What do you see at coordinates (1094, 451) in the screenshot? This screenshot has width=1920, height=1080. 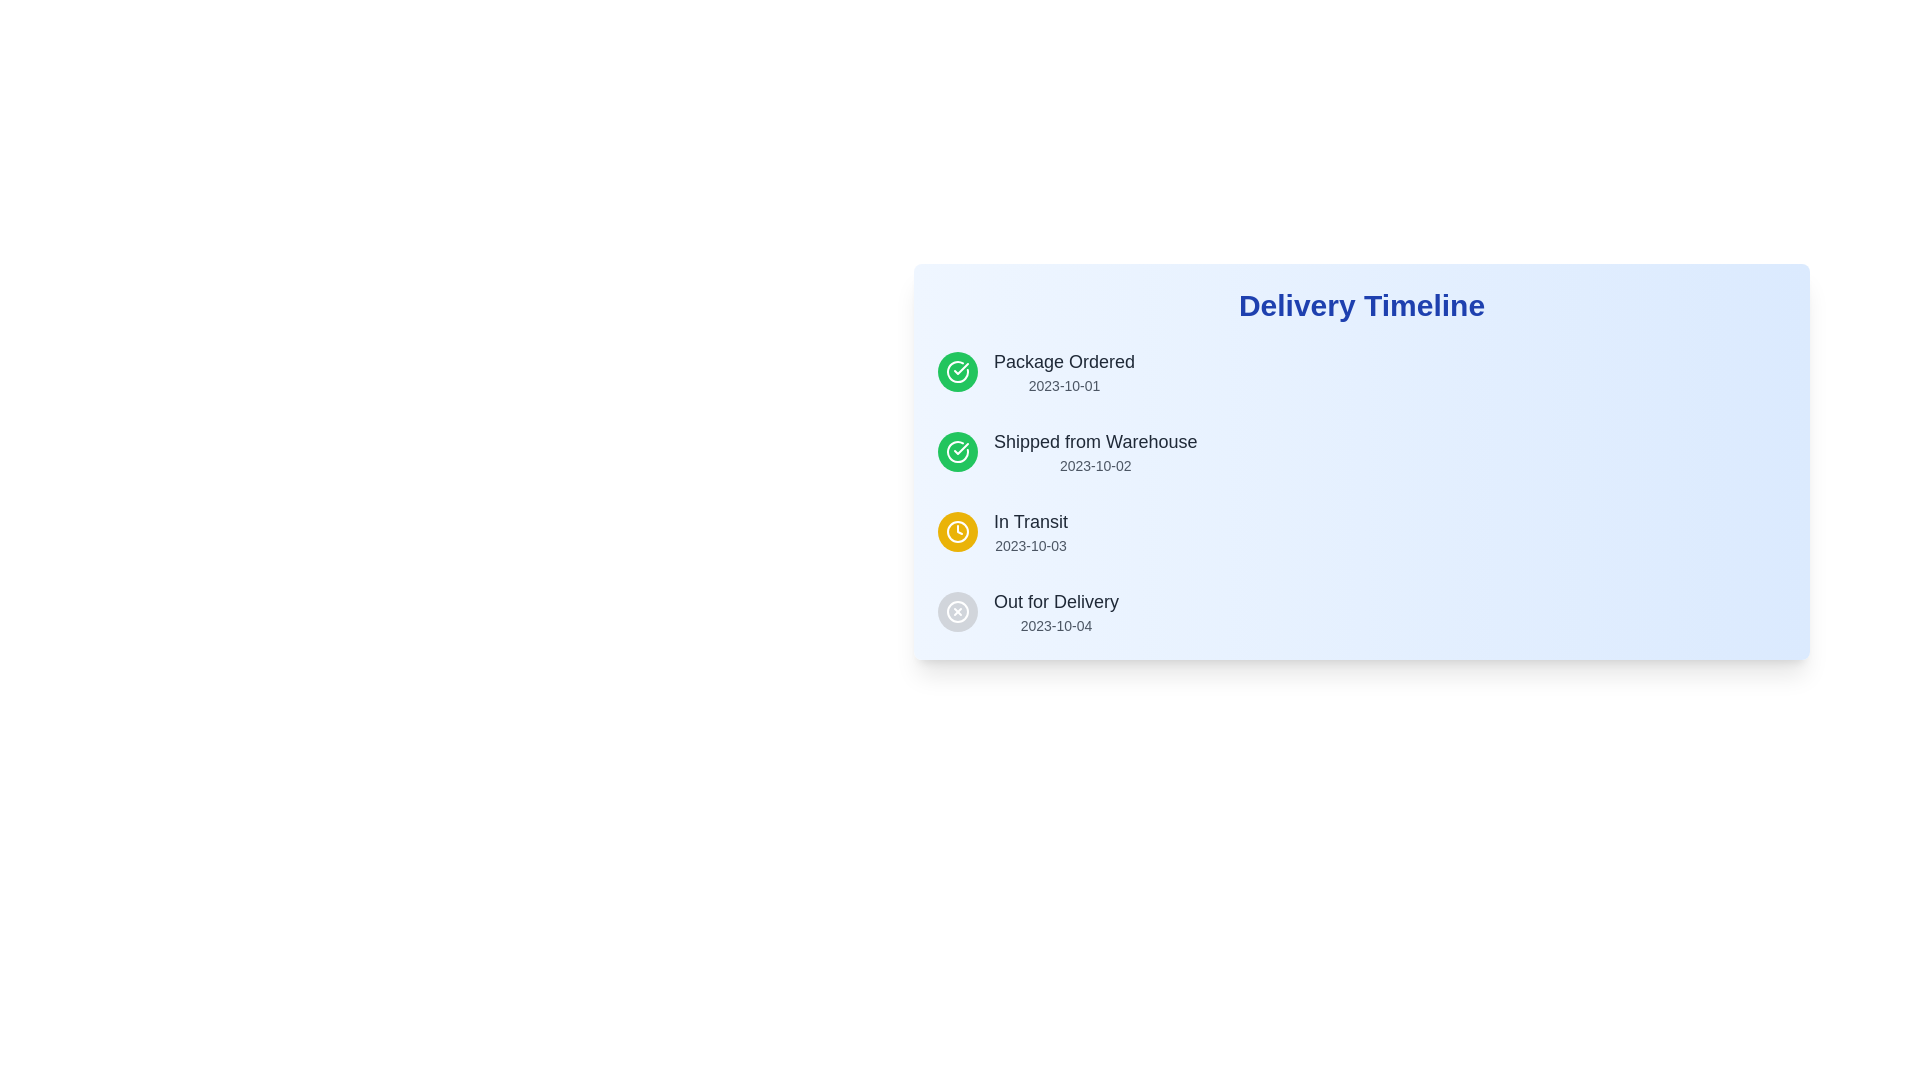 I see `delivery status update text display block indicating that the shipment left the warehouse, located below 'Package Ordered 2023-10-01' and above 'In Transit 2023-10-03'` at bounding box center [1094, 451].